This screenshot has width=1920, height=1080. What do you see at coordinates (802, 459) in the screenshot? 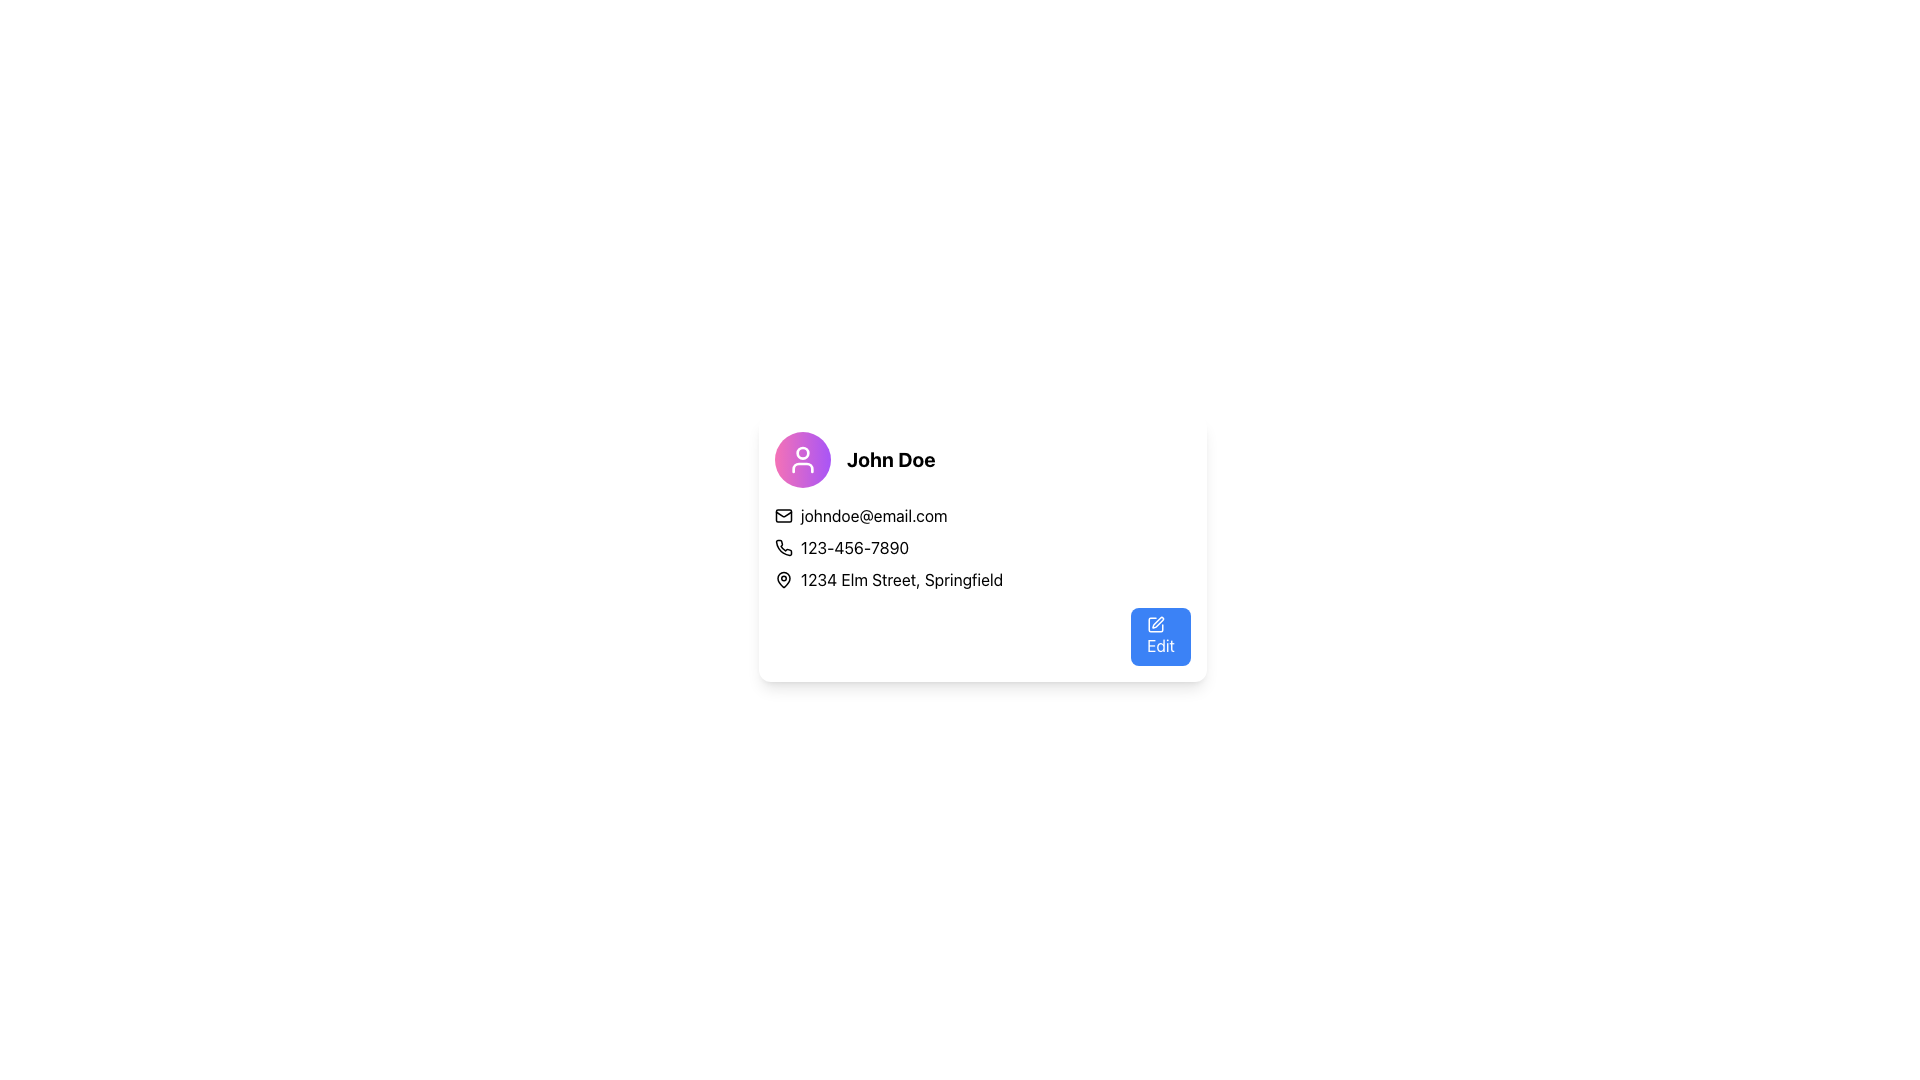
I see `the circular decorative icon with a gradient background and a white user icon in the center, located to the left of the text 'John Doe' on the profile card` at bounding box center [802, 459].